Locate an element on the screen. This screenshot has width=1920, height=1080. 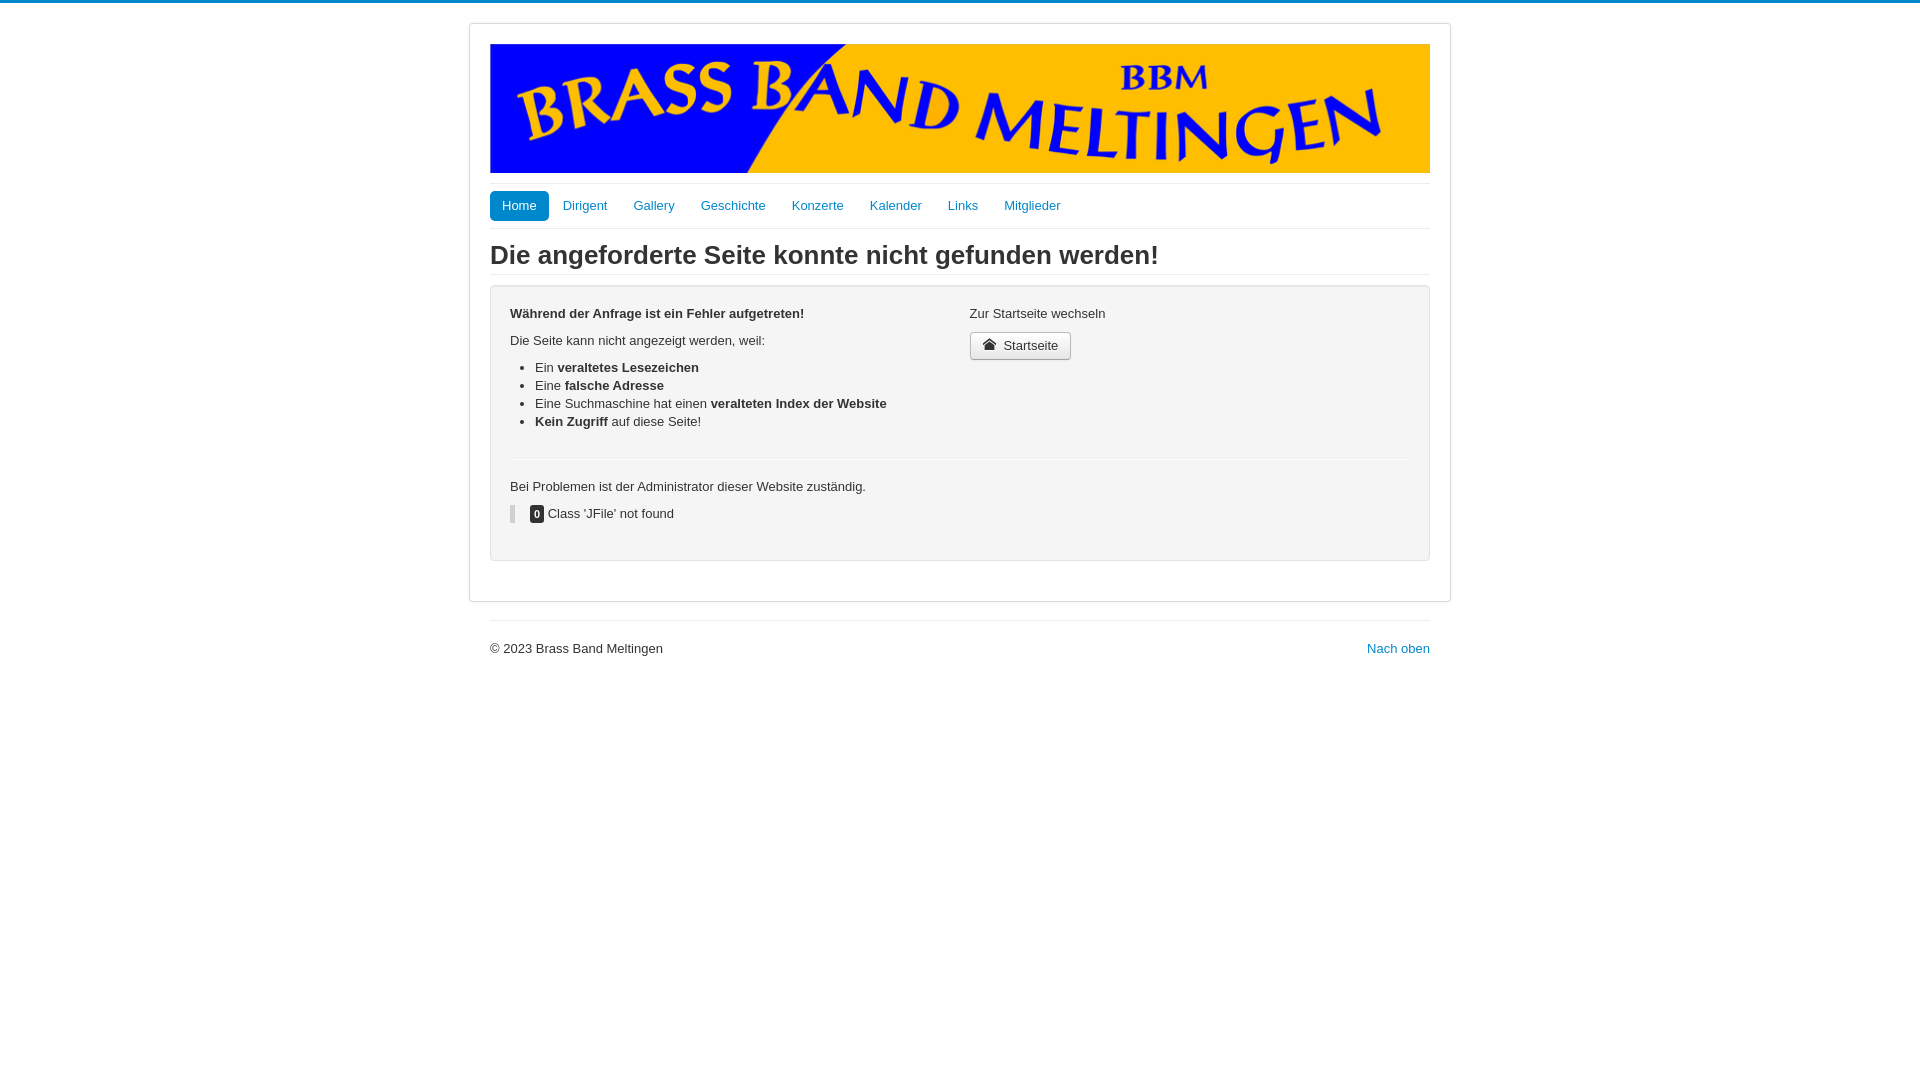
'Kalender' is located at coordinates (895, 205).